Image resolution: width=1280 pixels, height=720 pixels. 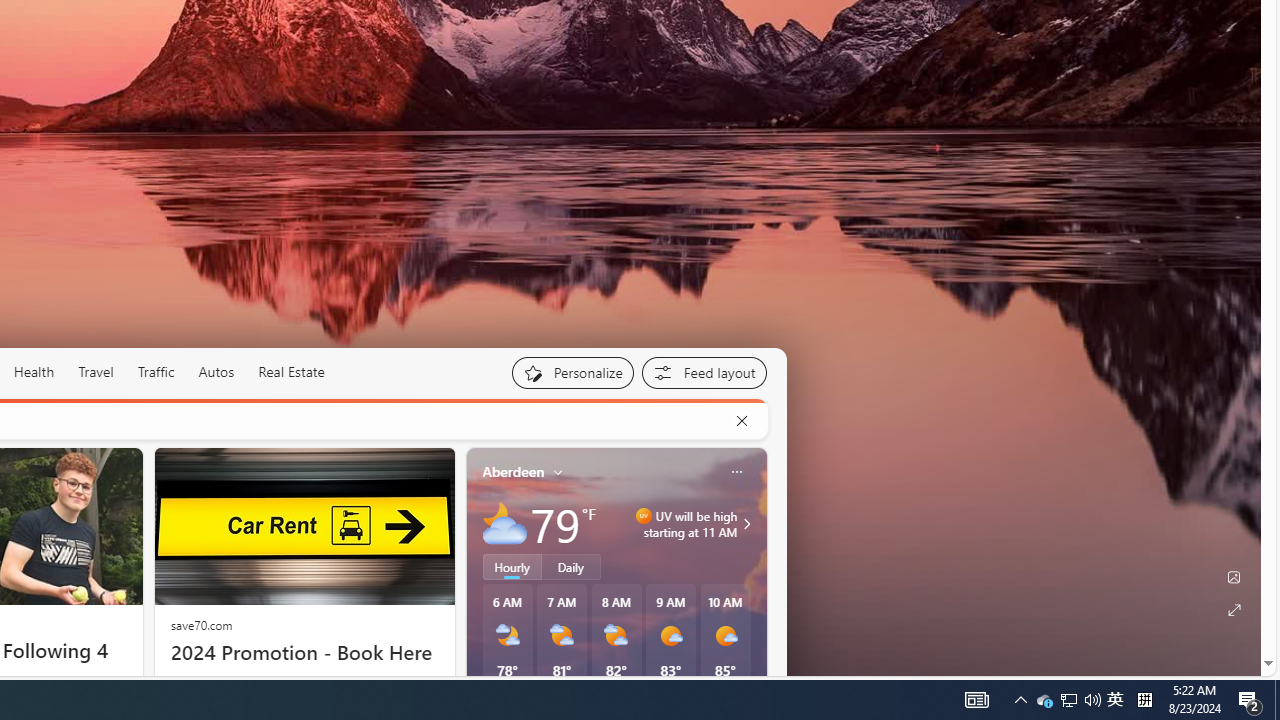 What do you see at coordinates (740, 420) in the screenshot?
I see `'Cancel'` at bounding box center [740, 420].